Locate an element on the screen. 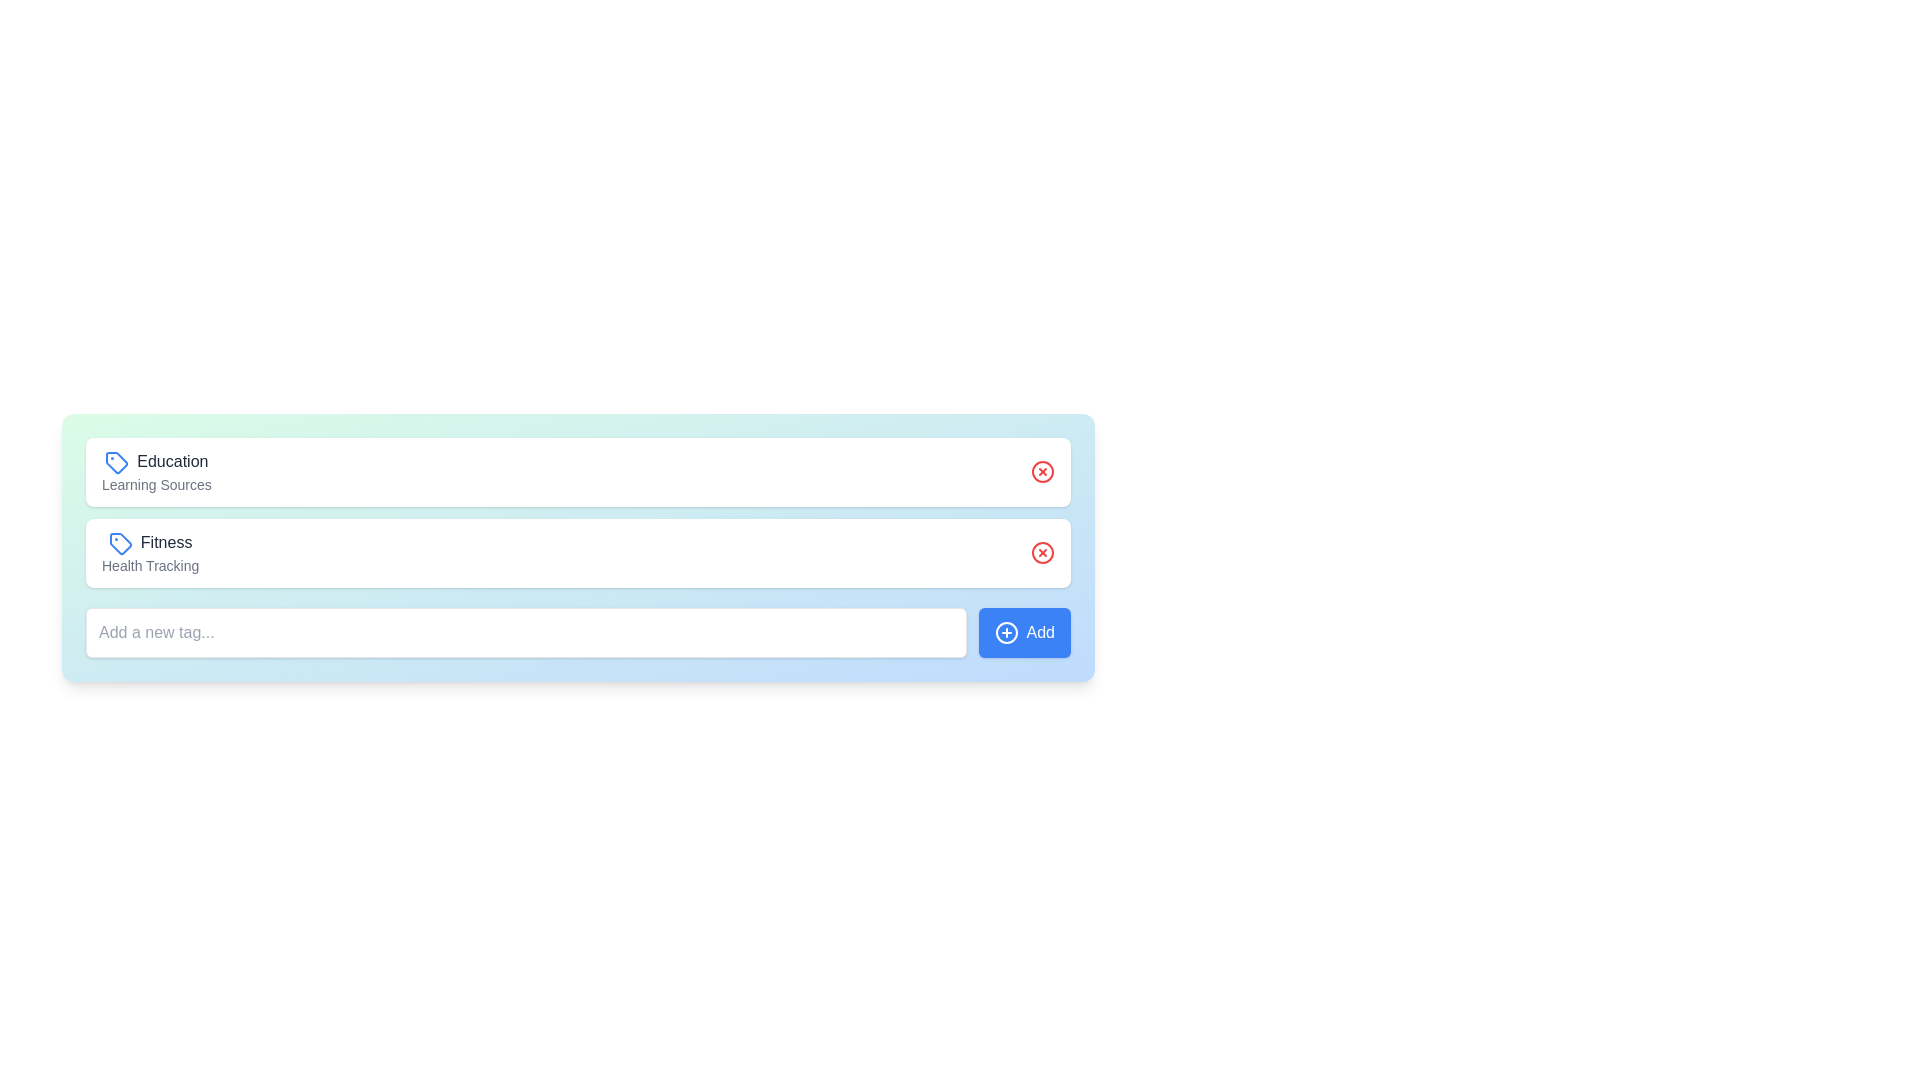 This screenshot has height=1080, width=1920. the 'Fitness' label with the accompanying blue tag icon, which is the second item in the vertical list under the 'Education' label is located at coordinates (149, 553).